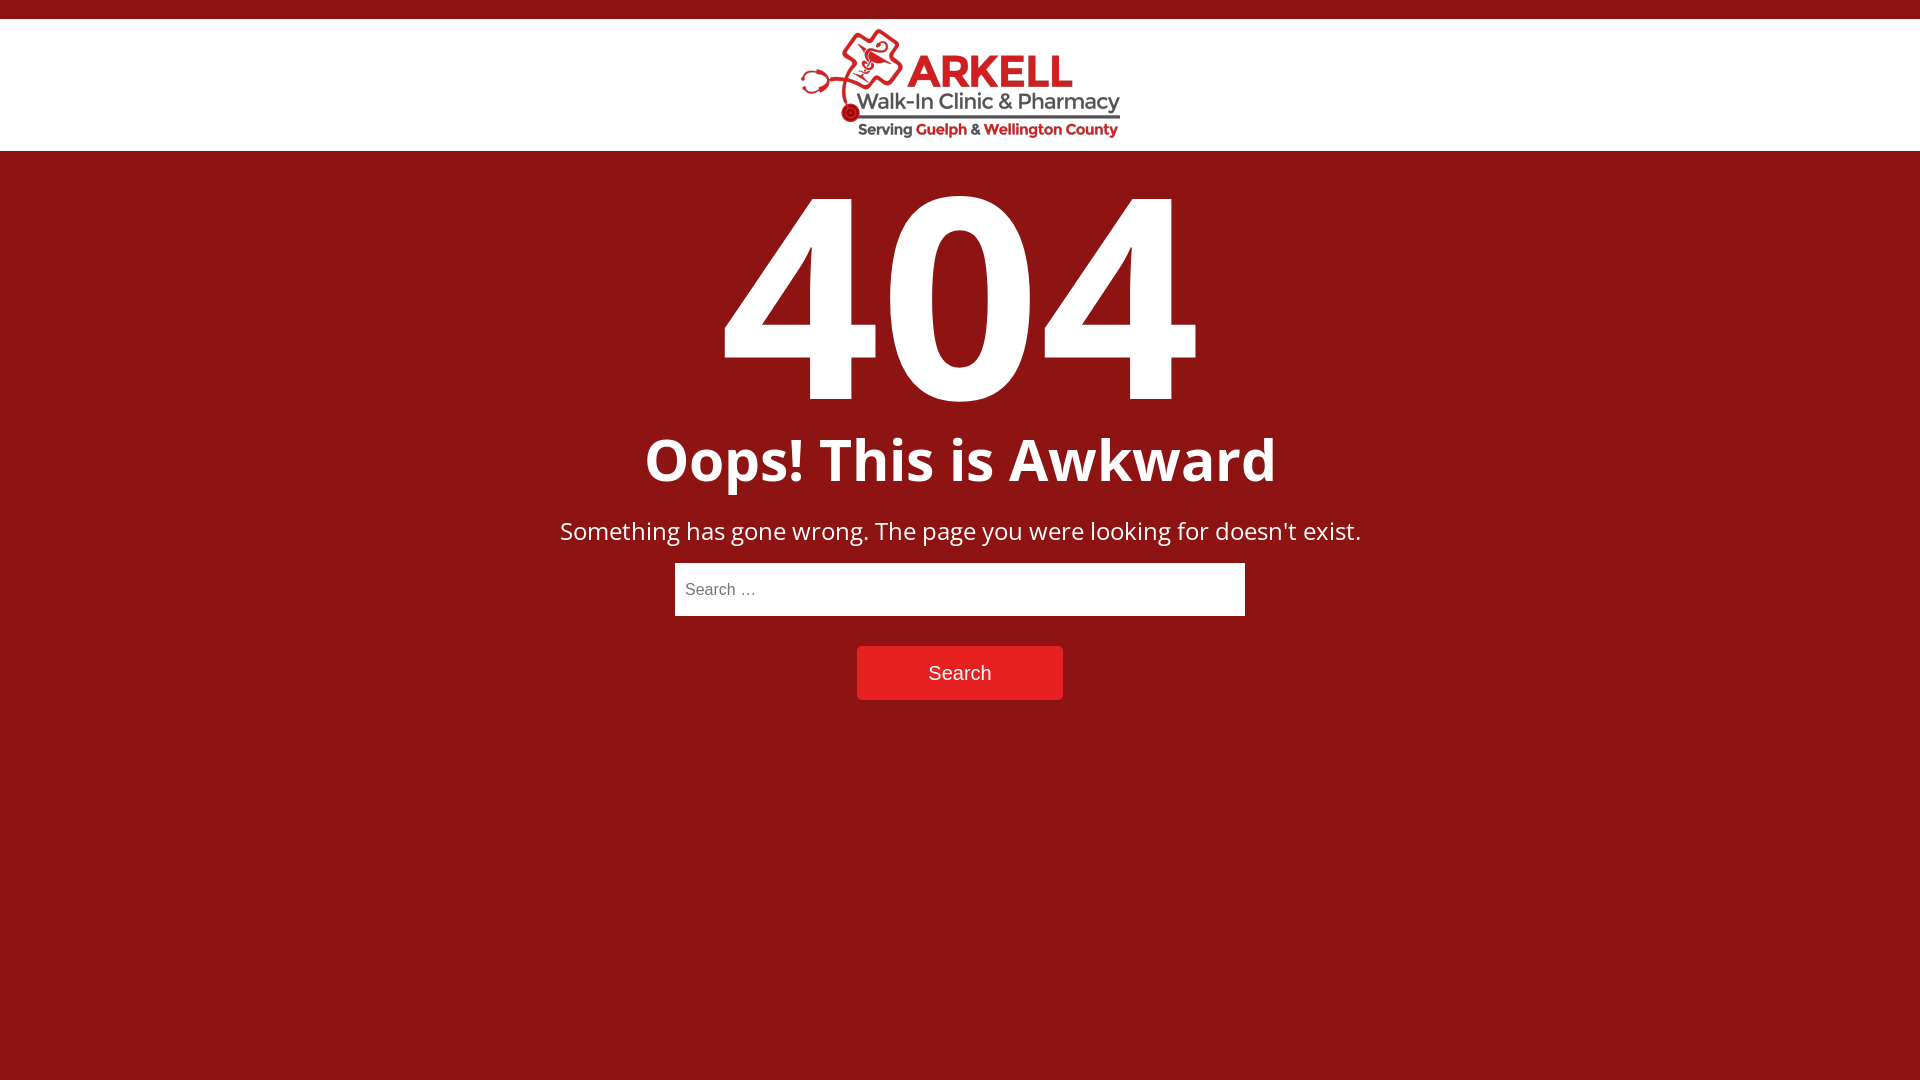 This screenshot has height=1080, width=1920. I want to click on 'Search', so click(857, 672).